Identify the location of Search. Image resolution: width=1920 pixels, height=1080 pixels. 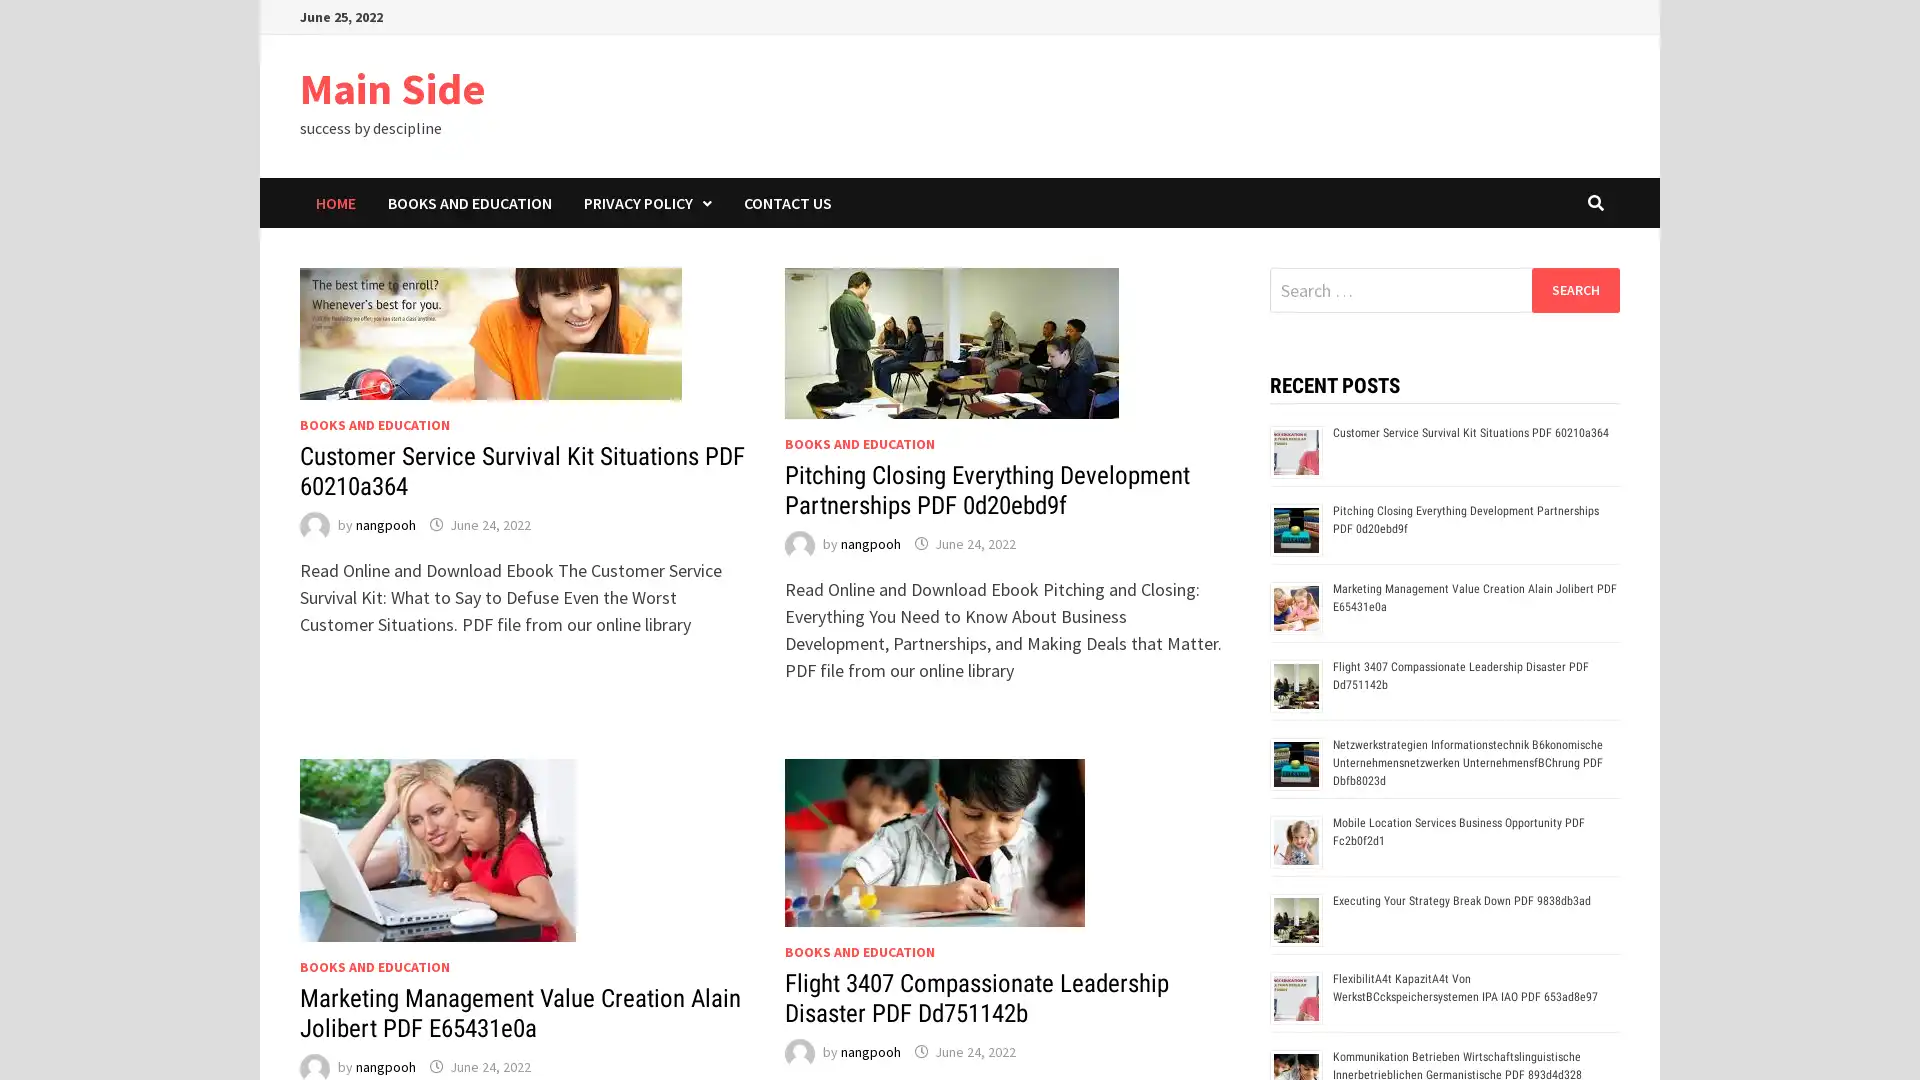
(1574, 289).